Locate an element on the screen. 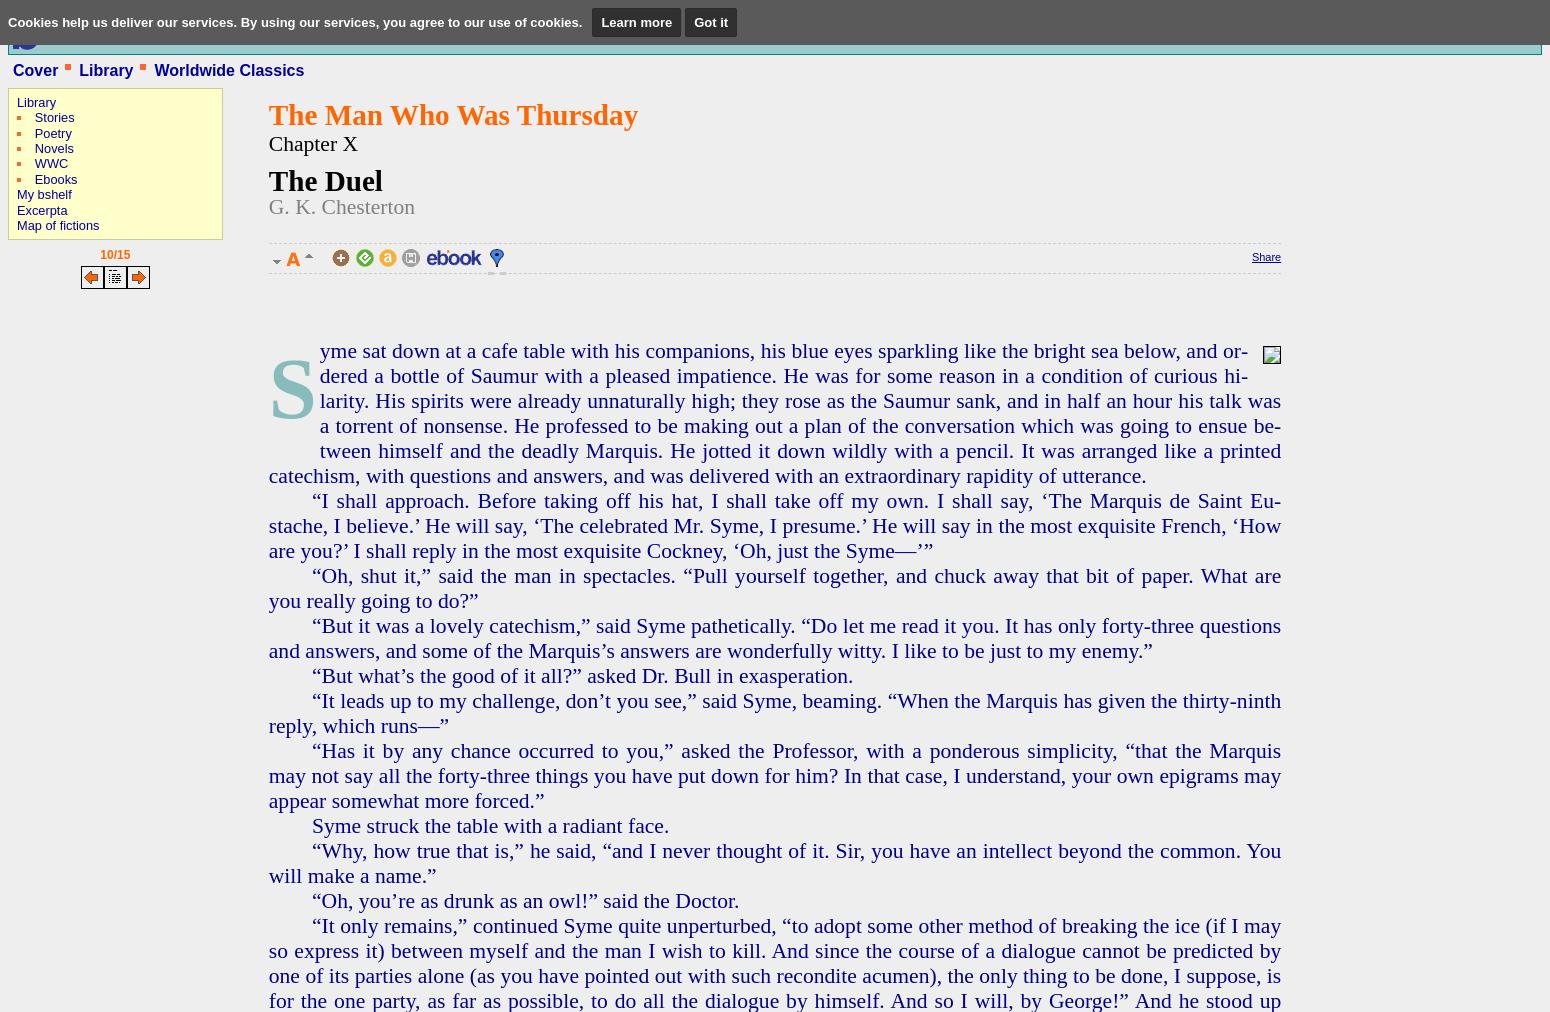 The image size is (1550, 1012). 'Excerpta' is located at coordinates (41, 209).